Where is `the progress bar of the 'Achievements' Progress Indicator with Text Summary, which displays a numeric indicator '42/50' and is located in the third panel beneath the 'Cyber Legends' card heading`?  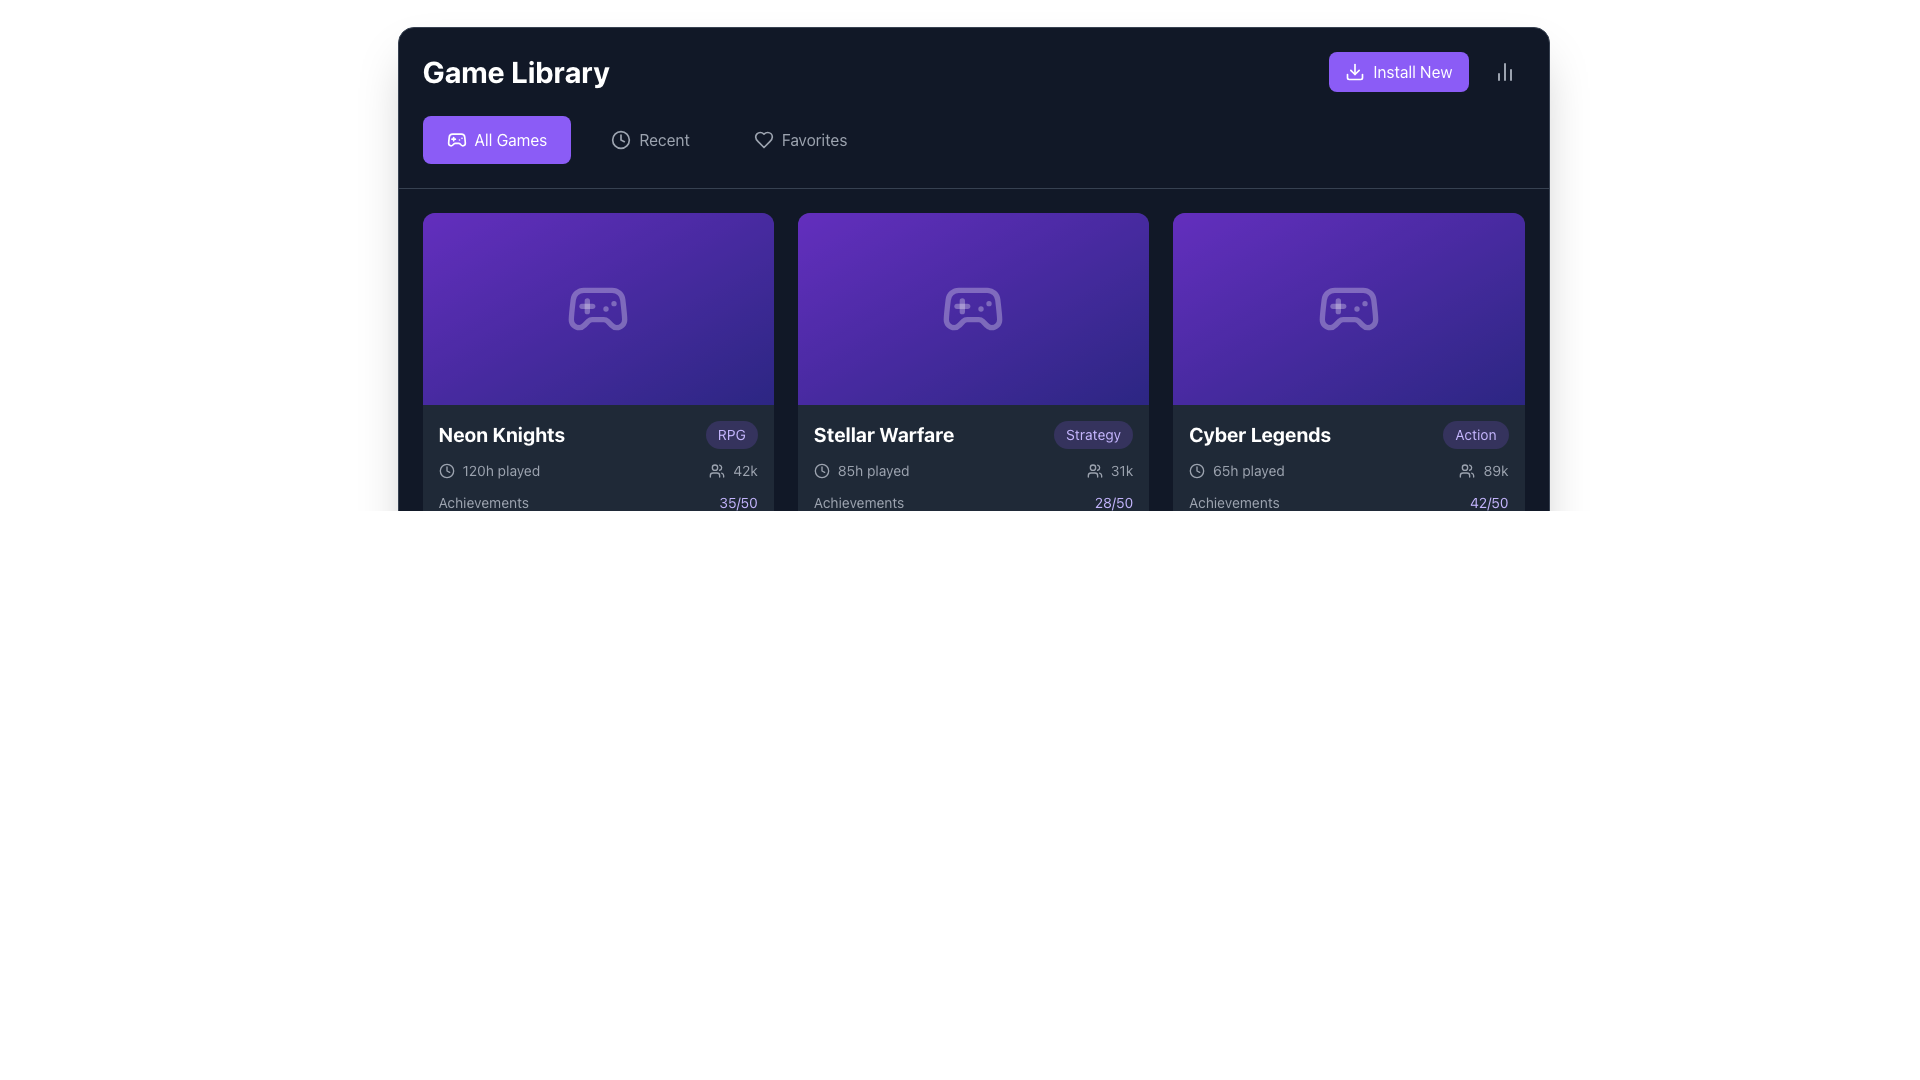 the progress bar of the 'Achievements' Progress Indicator with Text Summary, which displays a numeric indicator '42/50' and is located in the third panel beneath the 'Cyber Legends' card heading is located at coordinates (1348, 509).